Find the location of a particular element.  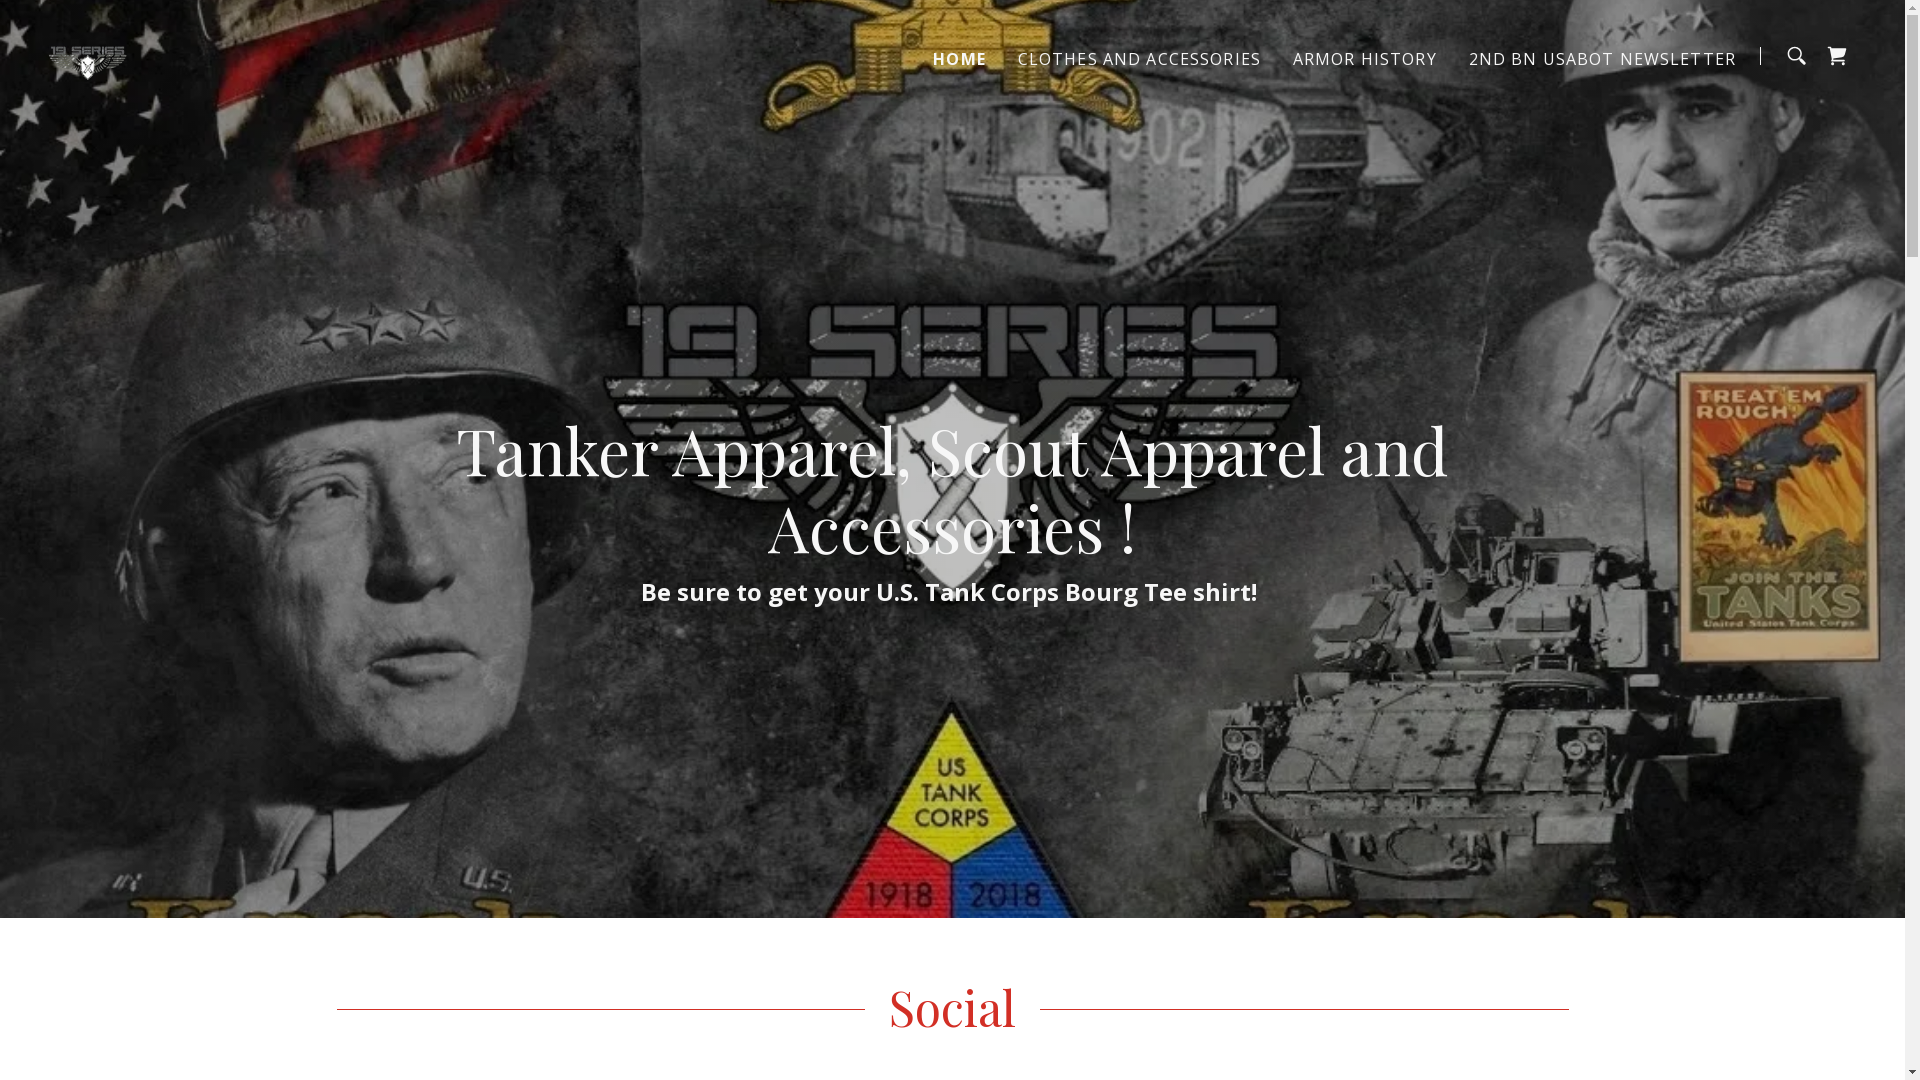

'HOME' is located at coordinates (958, 56).